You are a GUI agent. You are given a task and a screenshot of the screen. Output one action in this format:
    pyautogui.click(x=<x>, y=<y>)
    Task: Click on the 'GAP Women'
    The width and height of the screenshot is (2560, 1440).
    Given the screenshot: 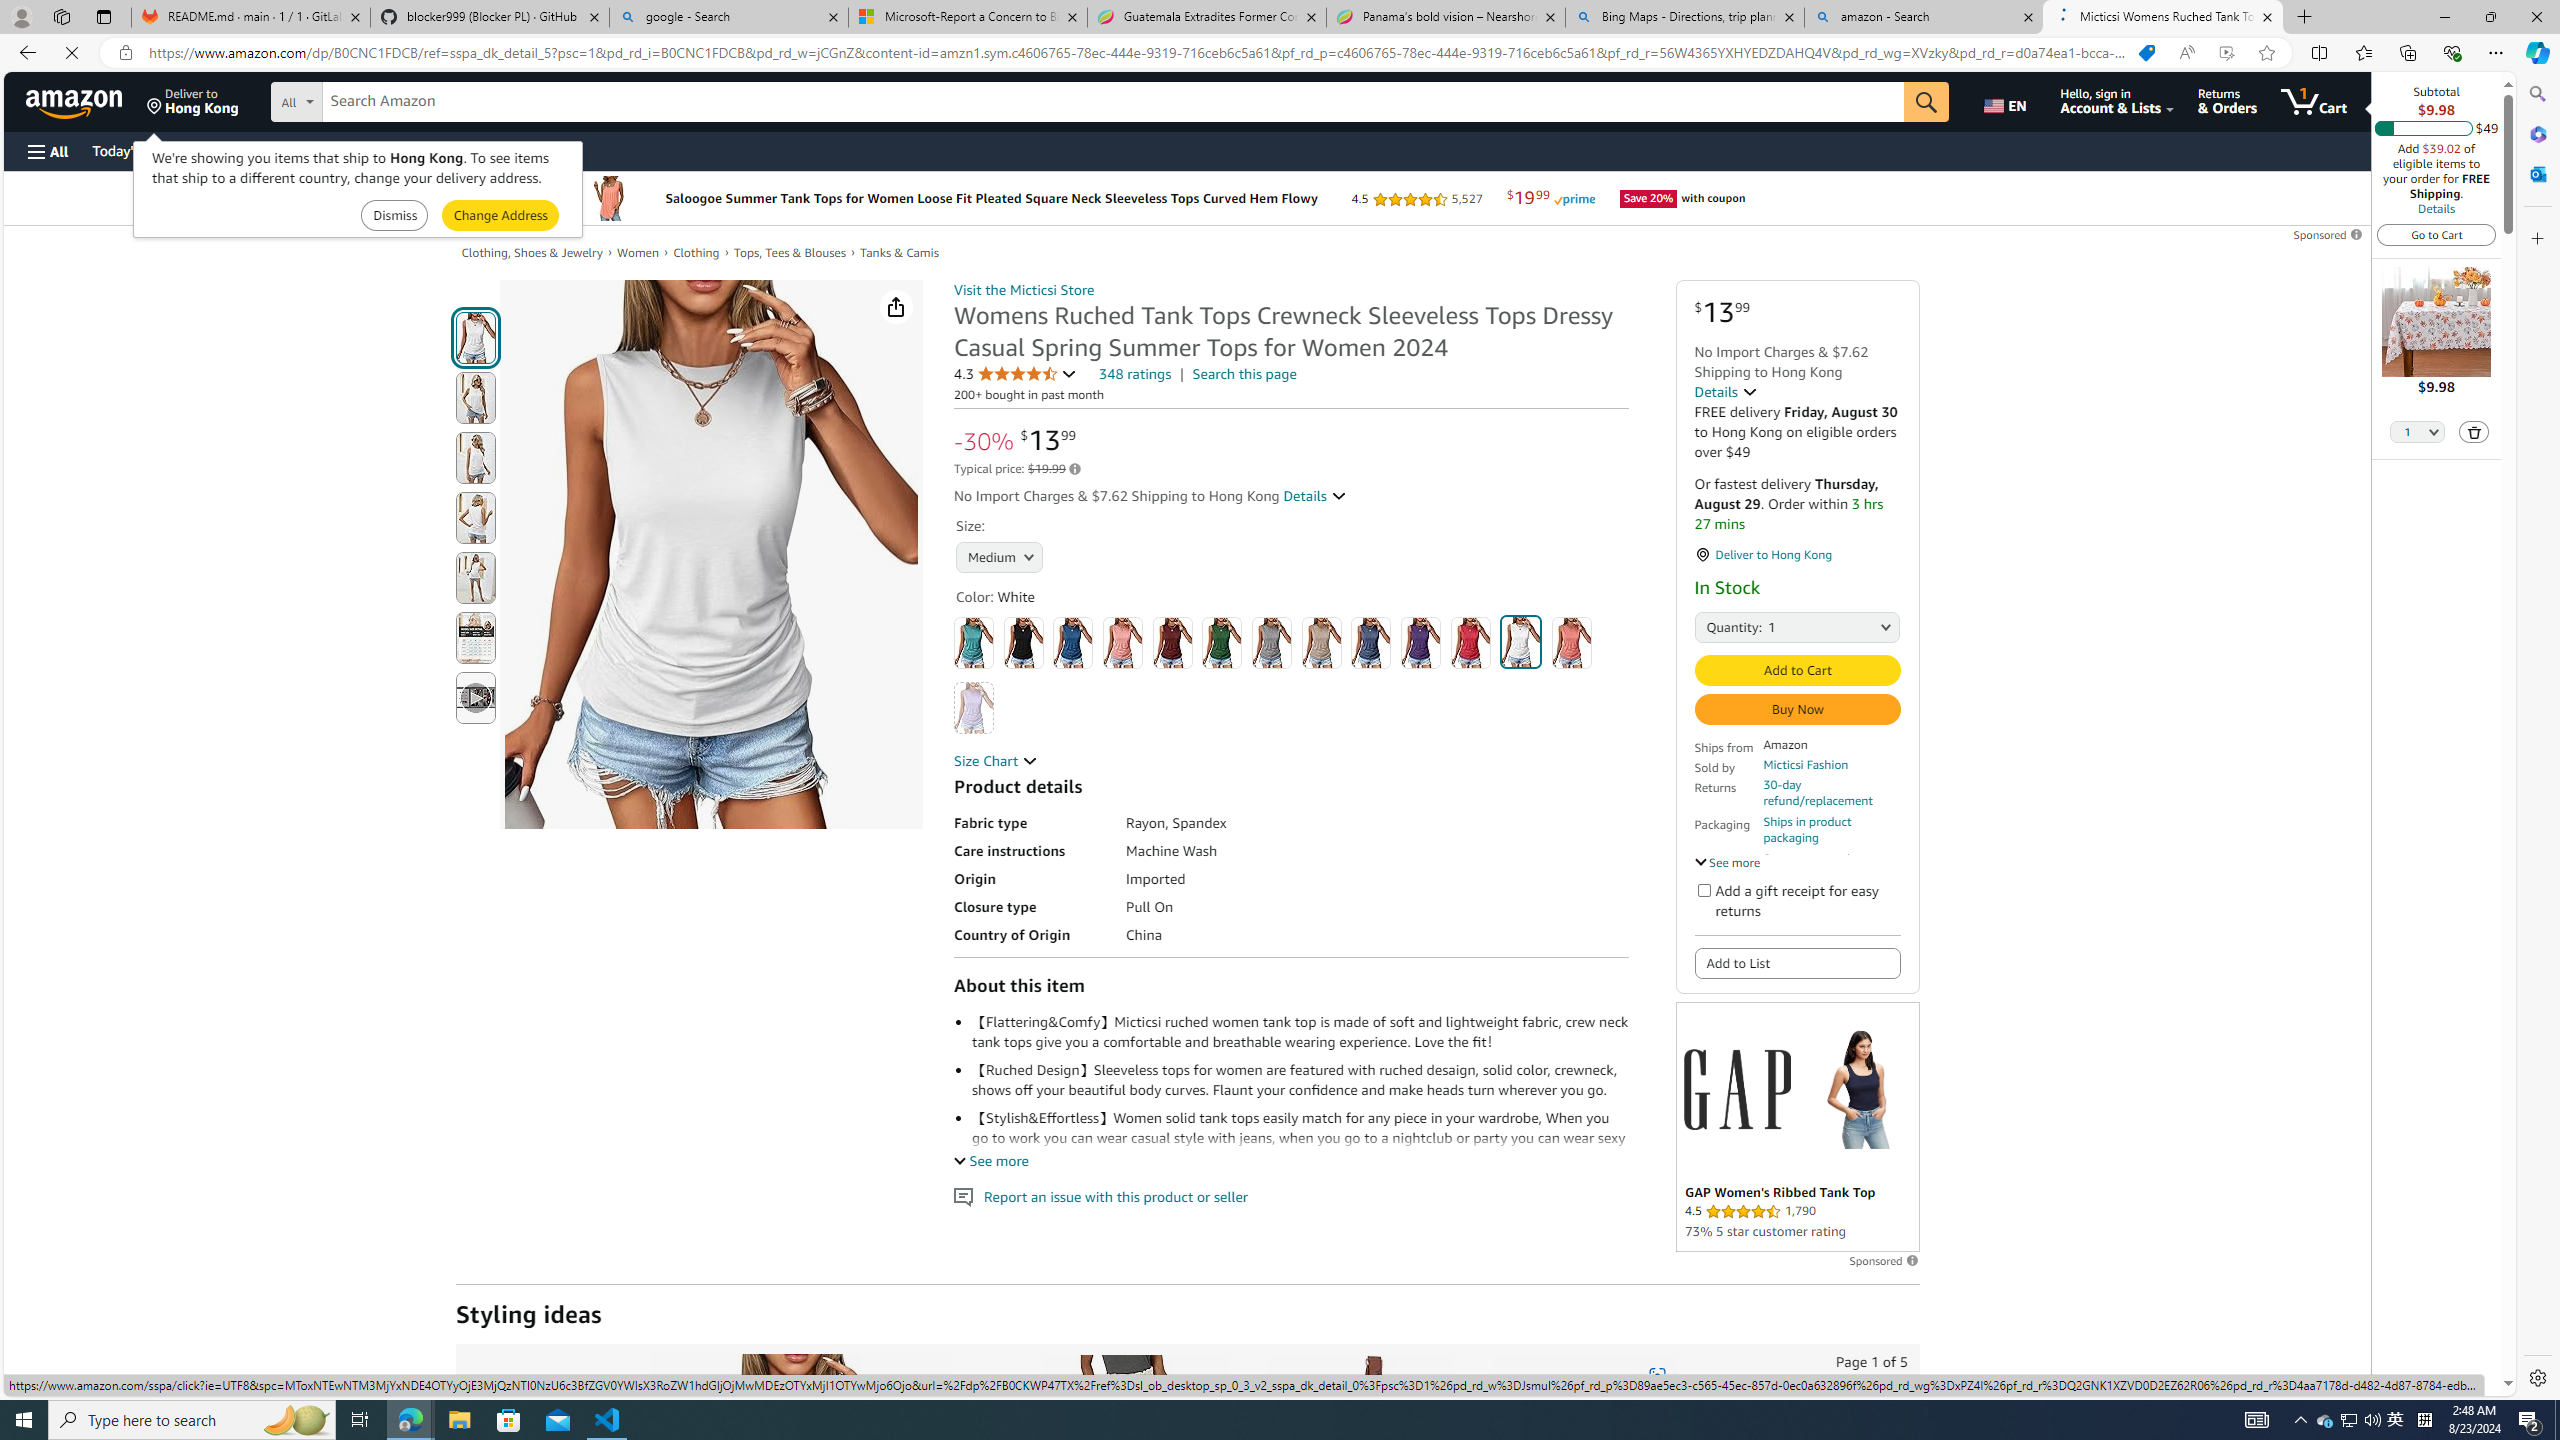 What is the action you would take?
    pyautogui.click(x=1858, y=1088)
    